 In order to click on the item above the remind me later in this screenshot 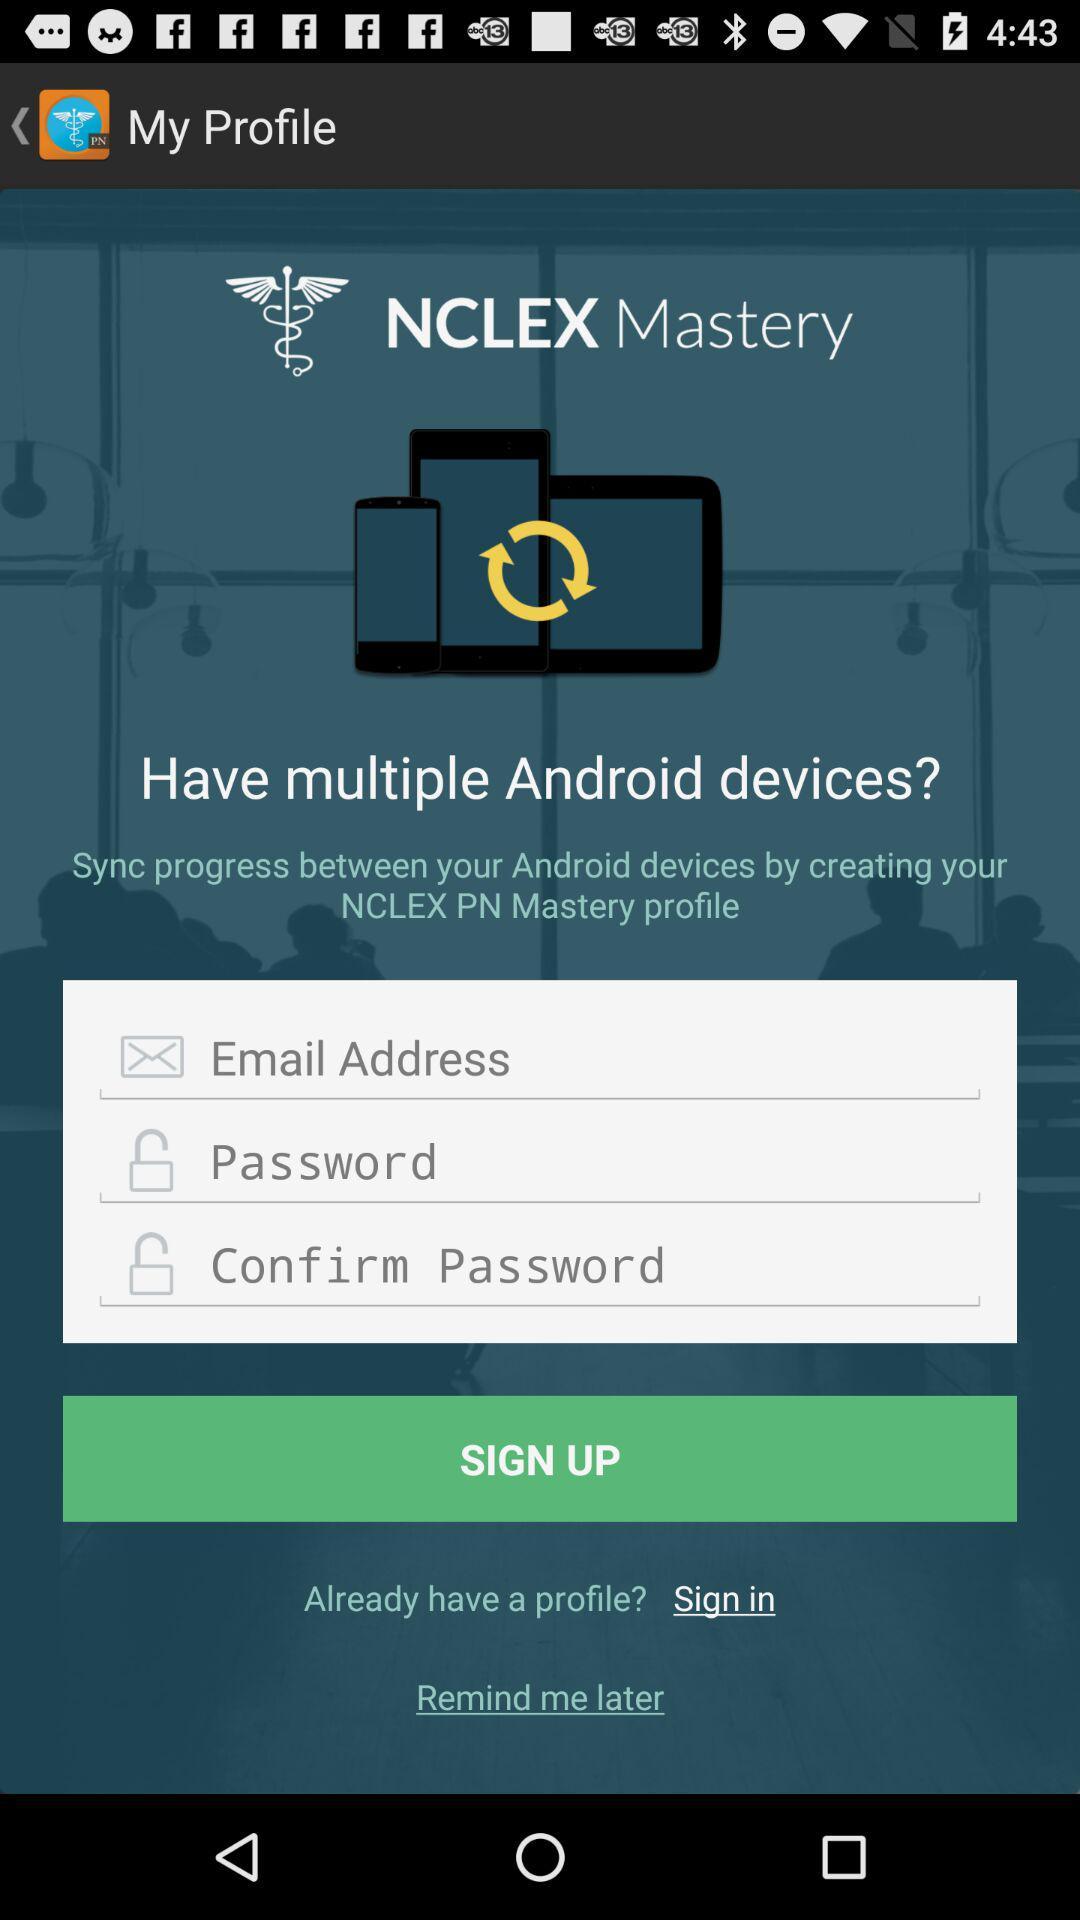, I will do `click(724, 1596)`.